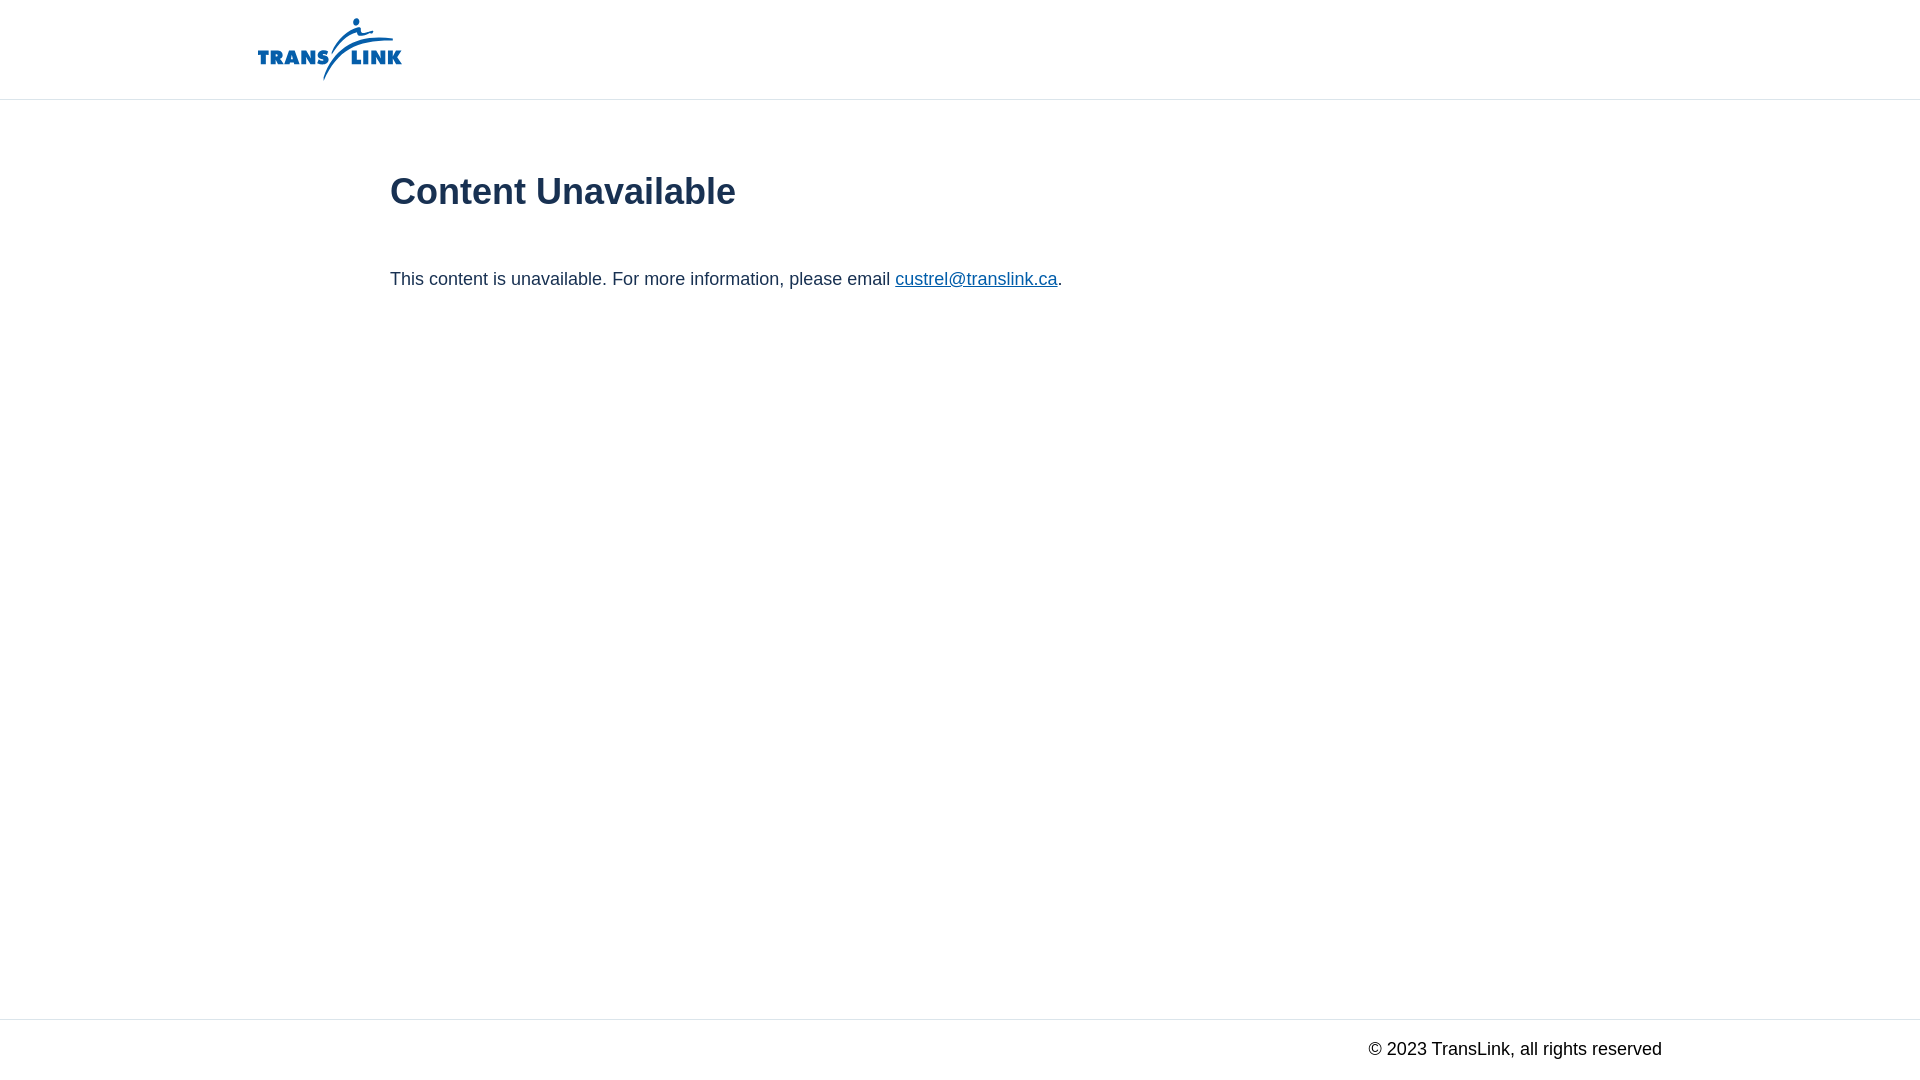 The image size is (1920, 1080). Describe the element at coordinates (975, 278) in the screenshot. I see `'custrel@translink.ca'` at that location.